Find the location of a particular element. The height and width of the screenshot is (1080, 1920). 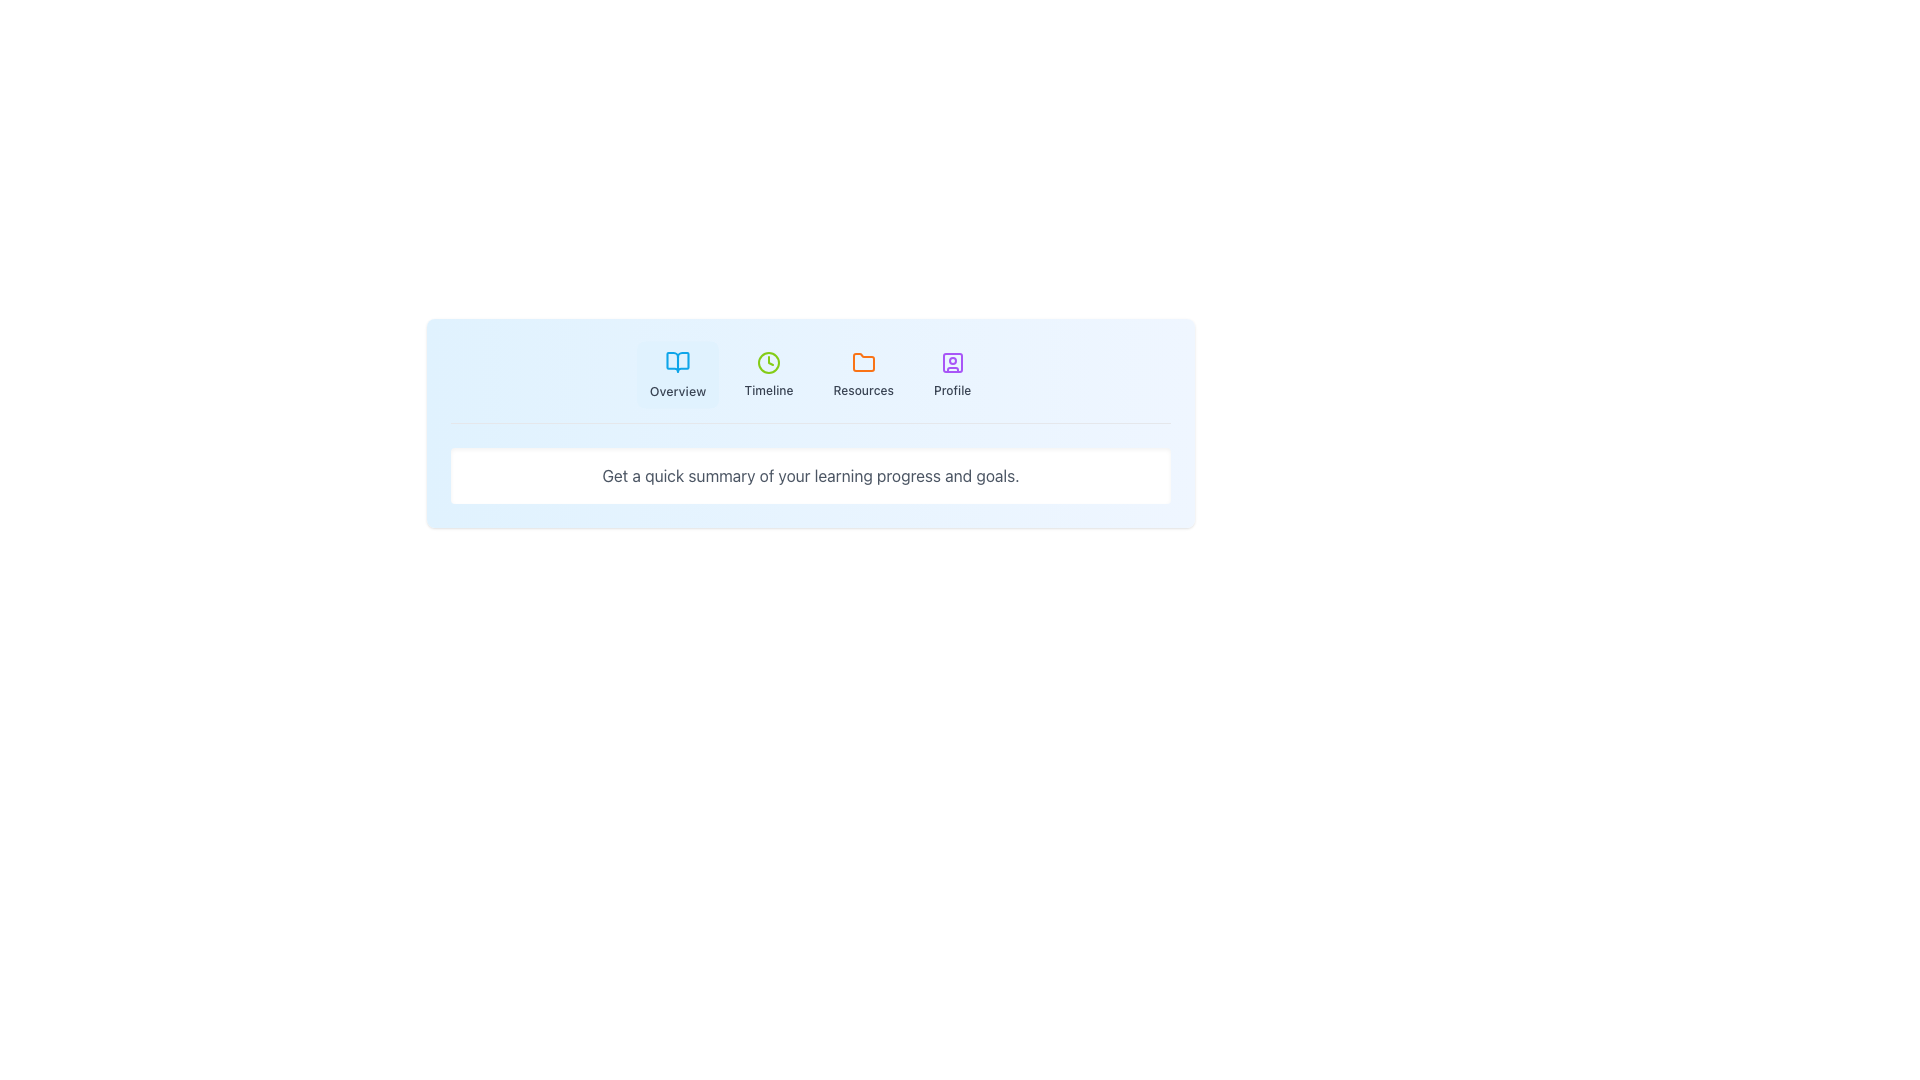

the Text content display that has a white background and contains the text 'Get a quick summary of your learning progress and goals.' is located at coordinates (811, 475).